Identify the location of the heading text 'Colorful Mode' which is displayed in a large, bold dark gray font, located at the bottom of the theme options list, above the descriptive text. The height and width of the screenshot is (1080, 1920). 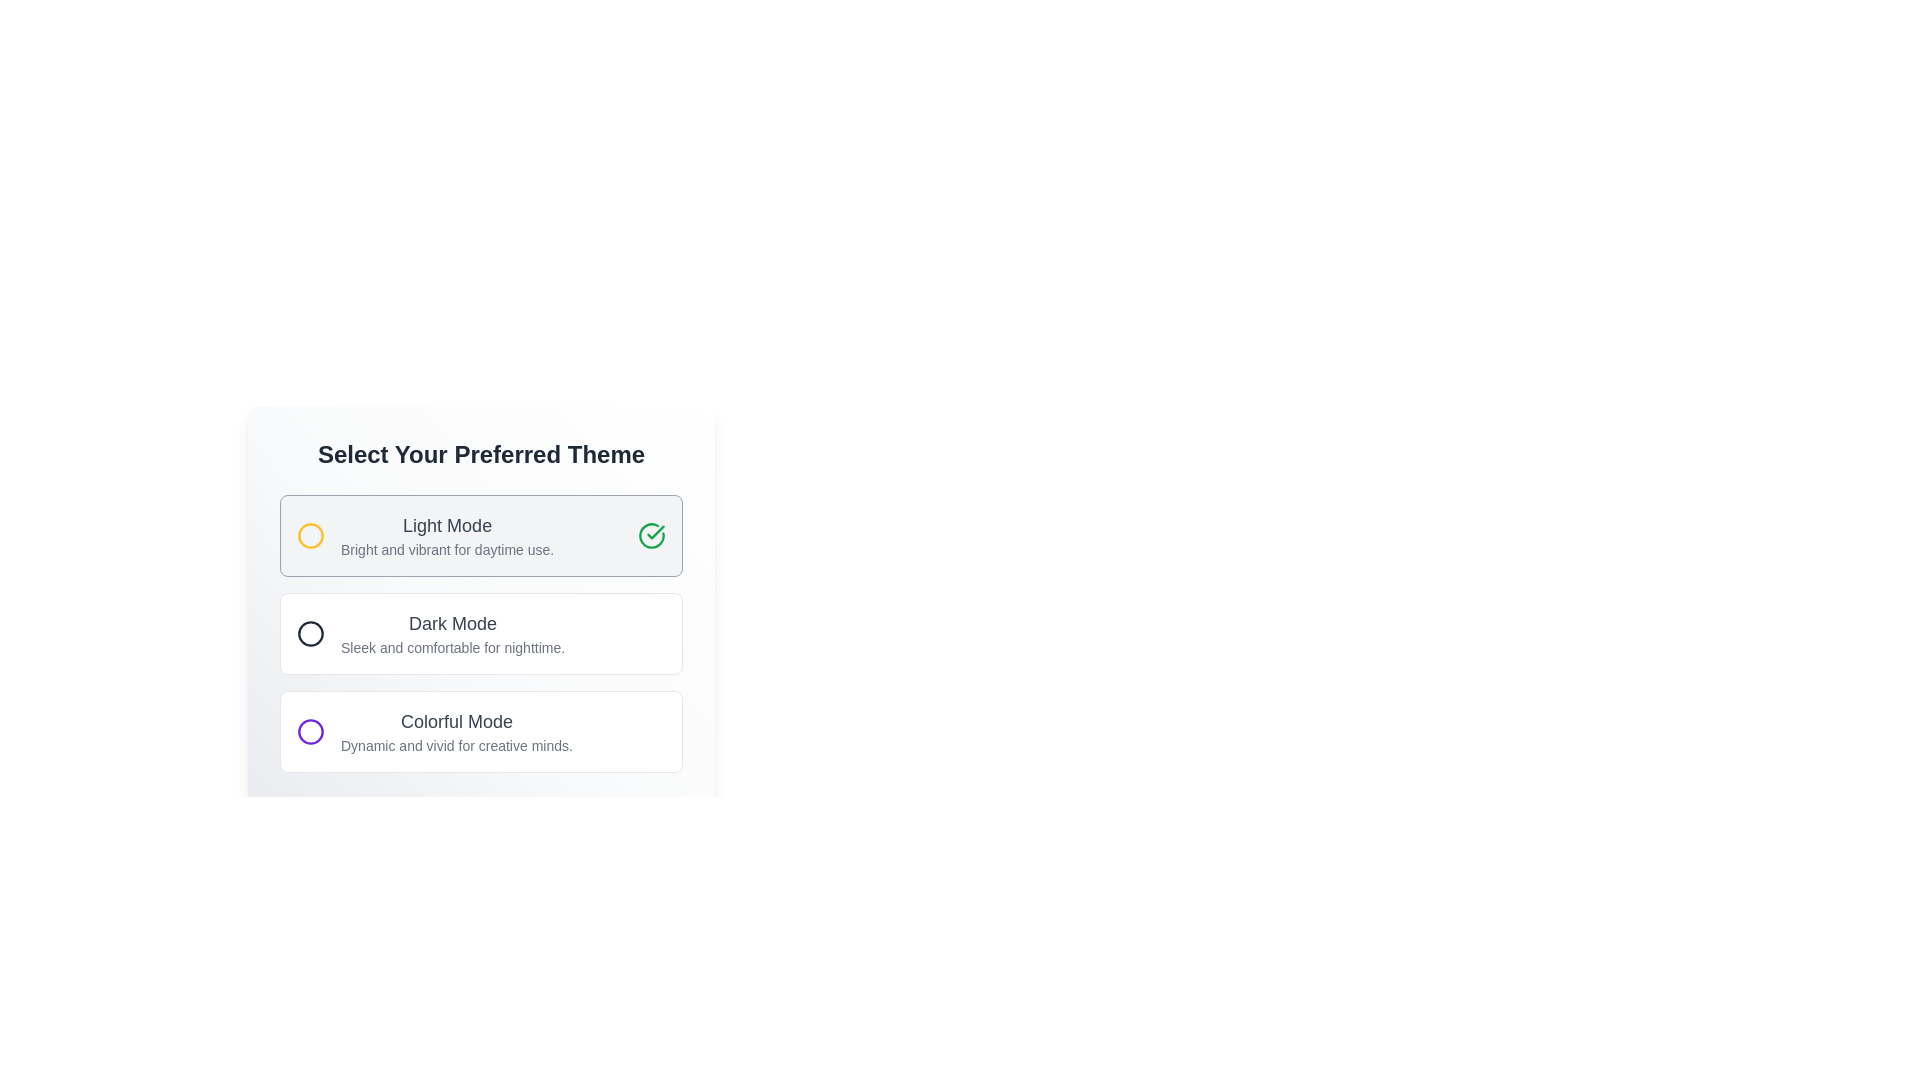
(455, 721).